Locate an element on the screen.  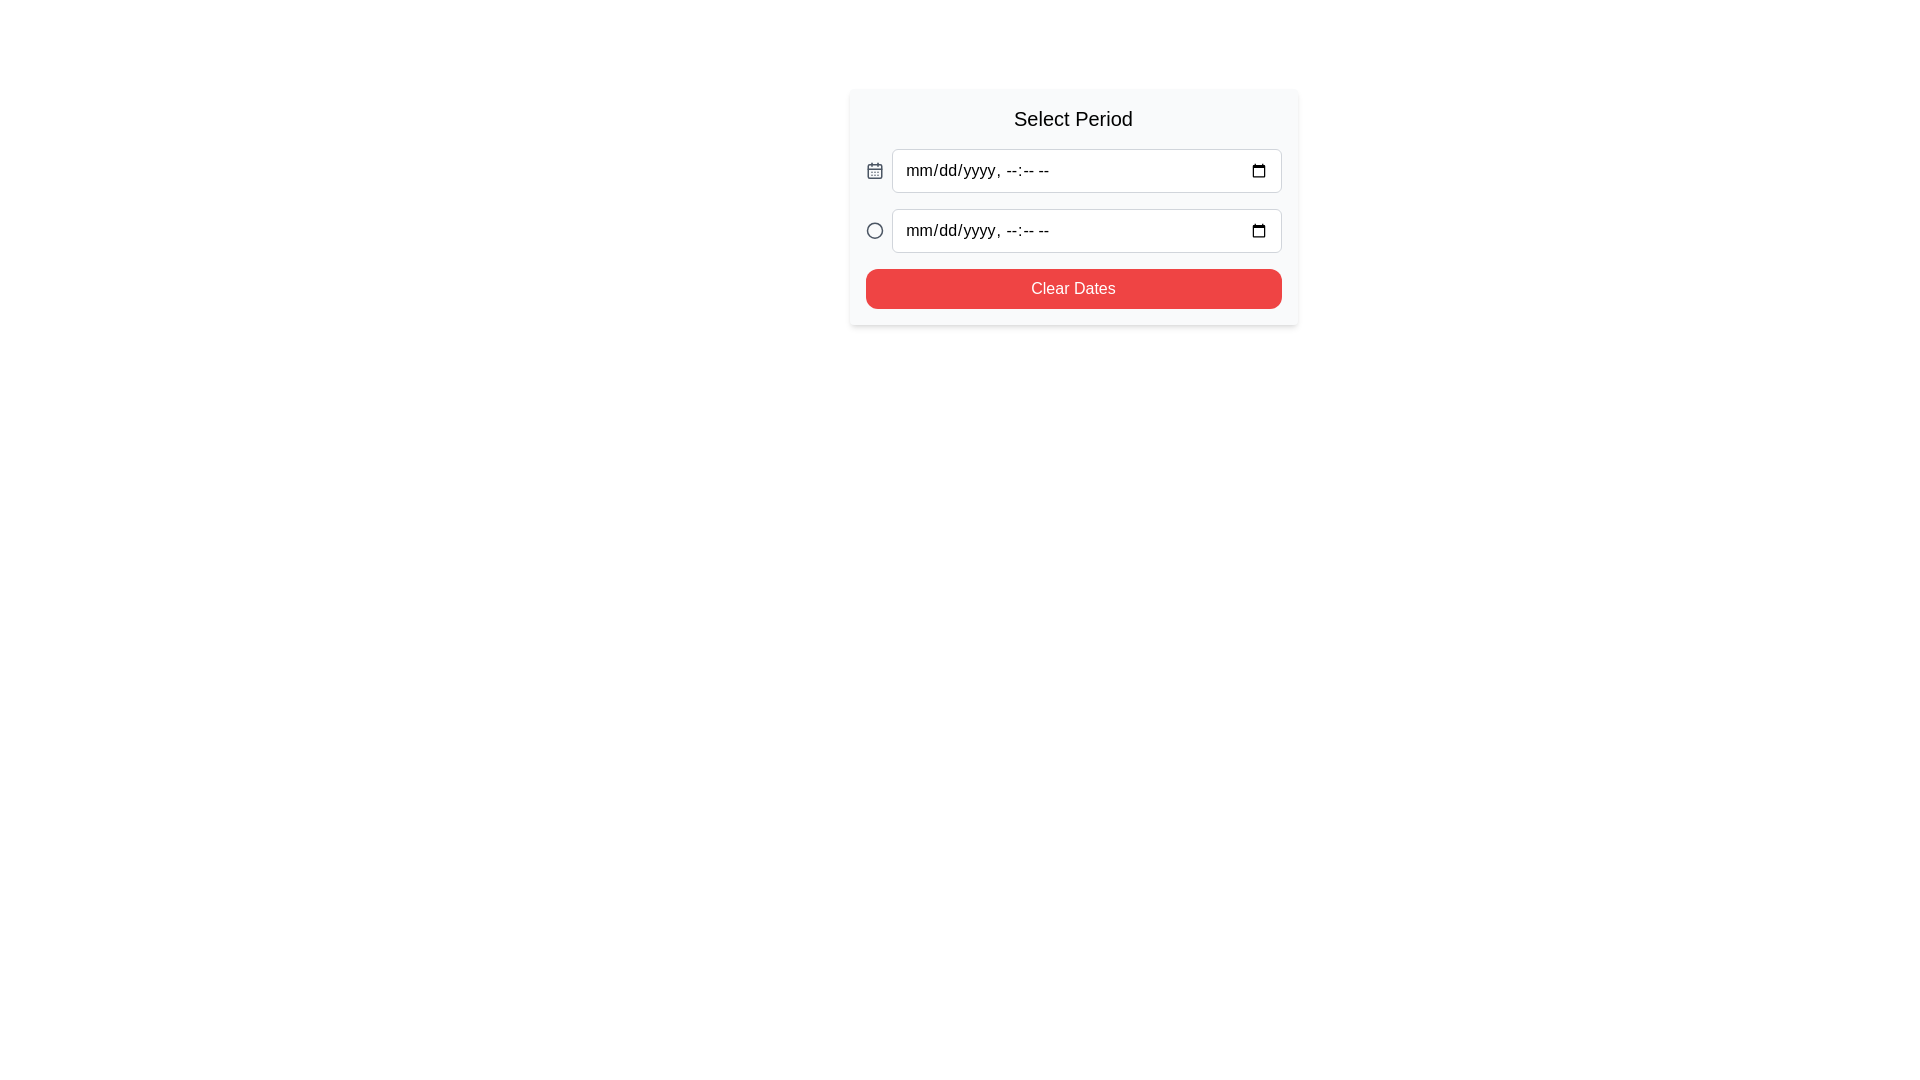
the circular graphical icon with a gray outline located on the left side of the second input field in the date selection form is located at coordinates (874, 230).